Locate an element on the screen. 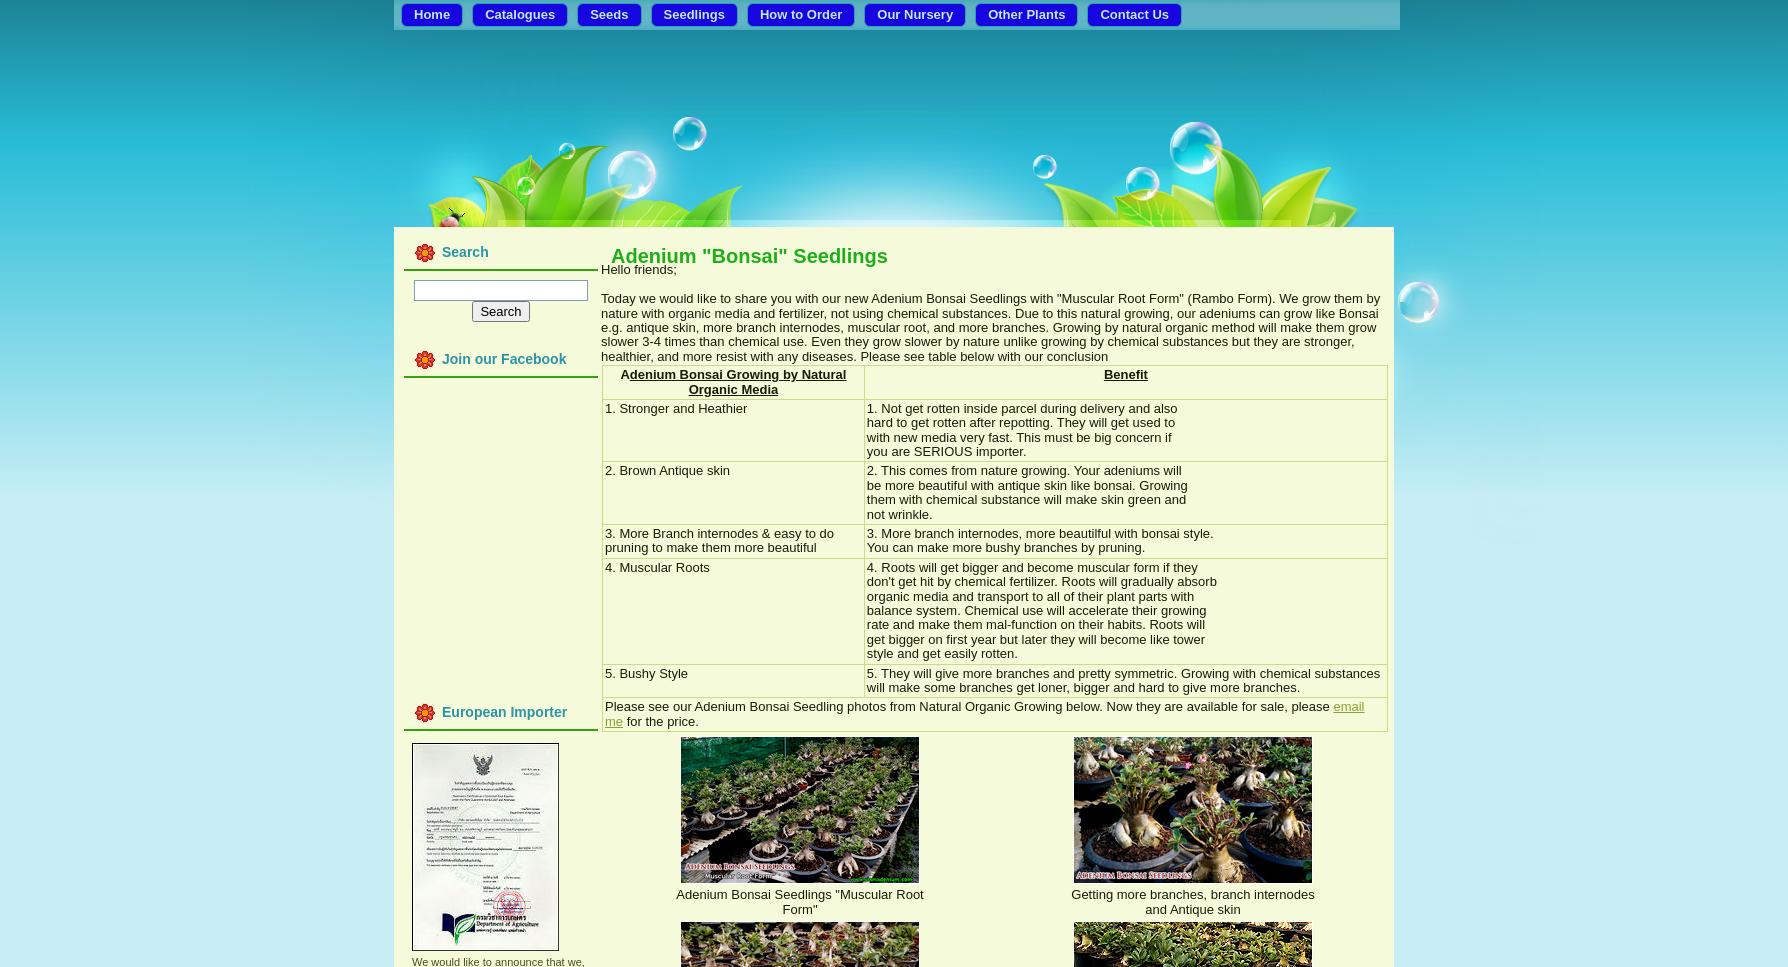 The height and width of the screenshot is (967, 1788). 'get bigger on first year but later they will become like tower' is located at coordinates (1035, 637).